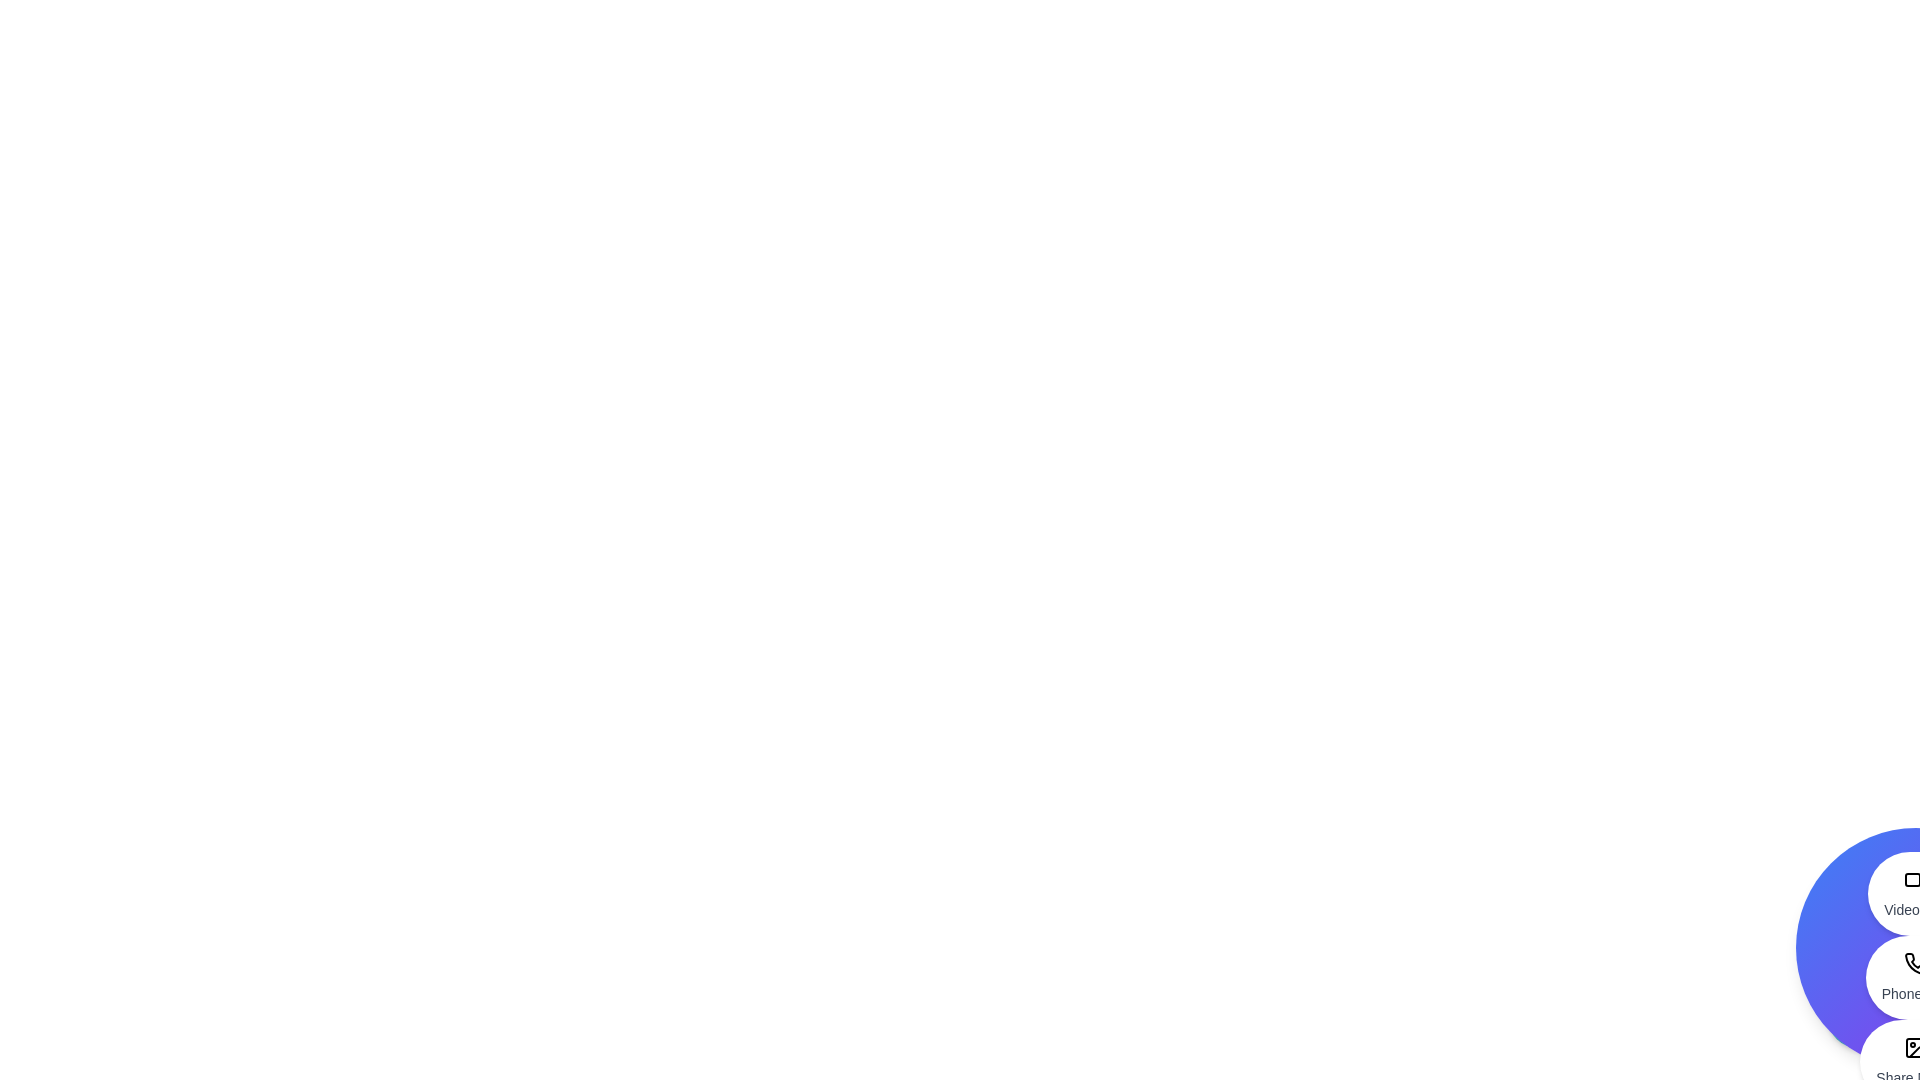 This screenshot has width=1920, height=1080. What do you see at coordinates (1914, 893) in the screenshot?
I see `the 'Video Call' button to initiate a video call` at bounding box center [1914, 893].